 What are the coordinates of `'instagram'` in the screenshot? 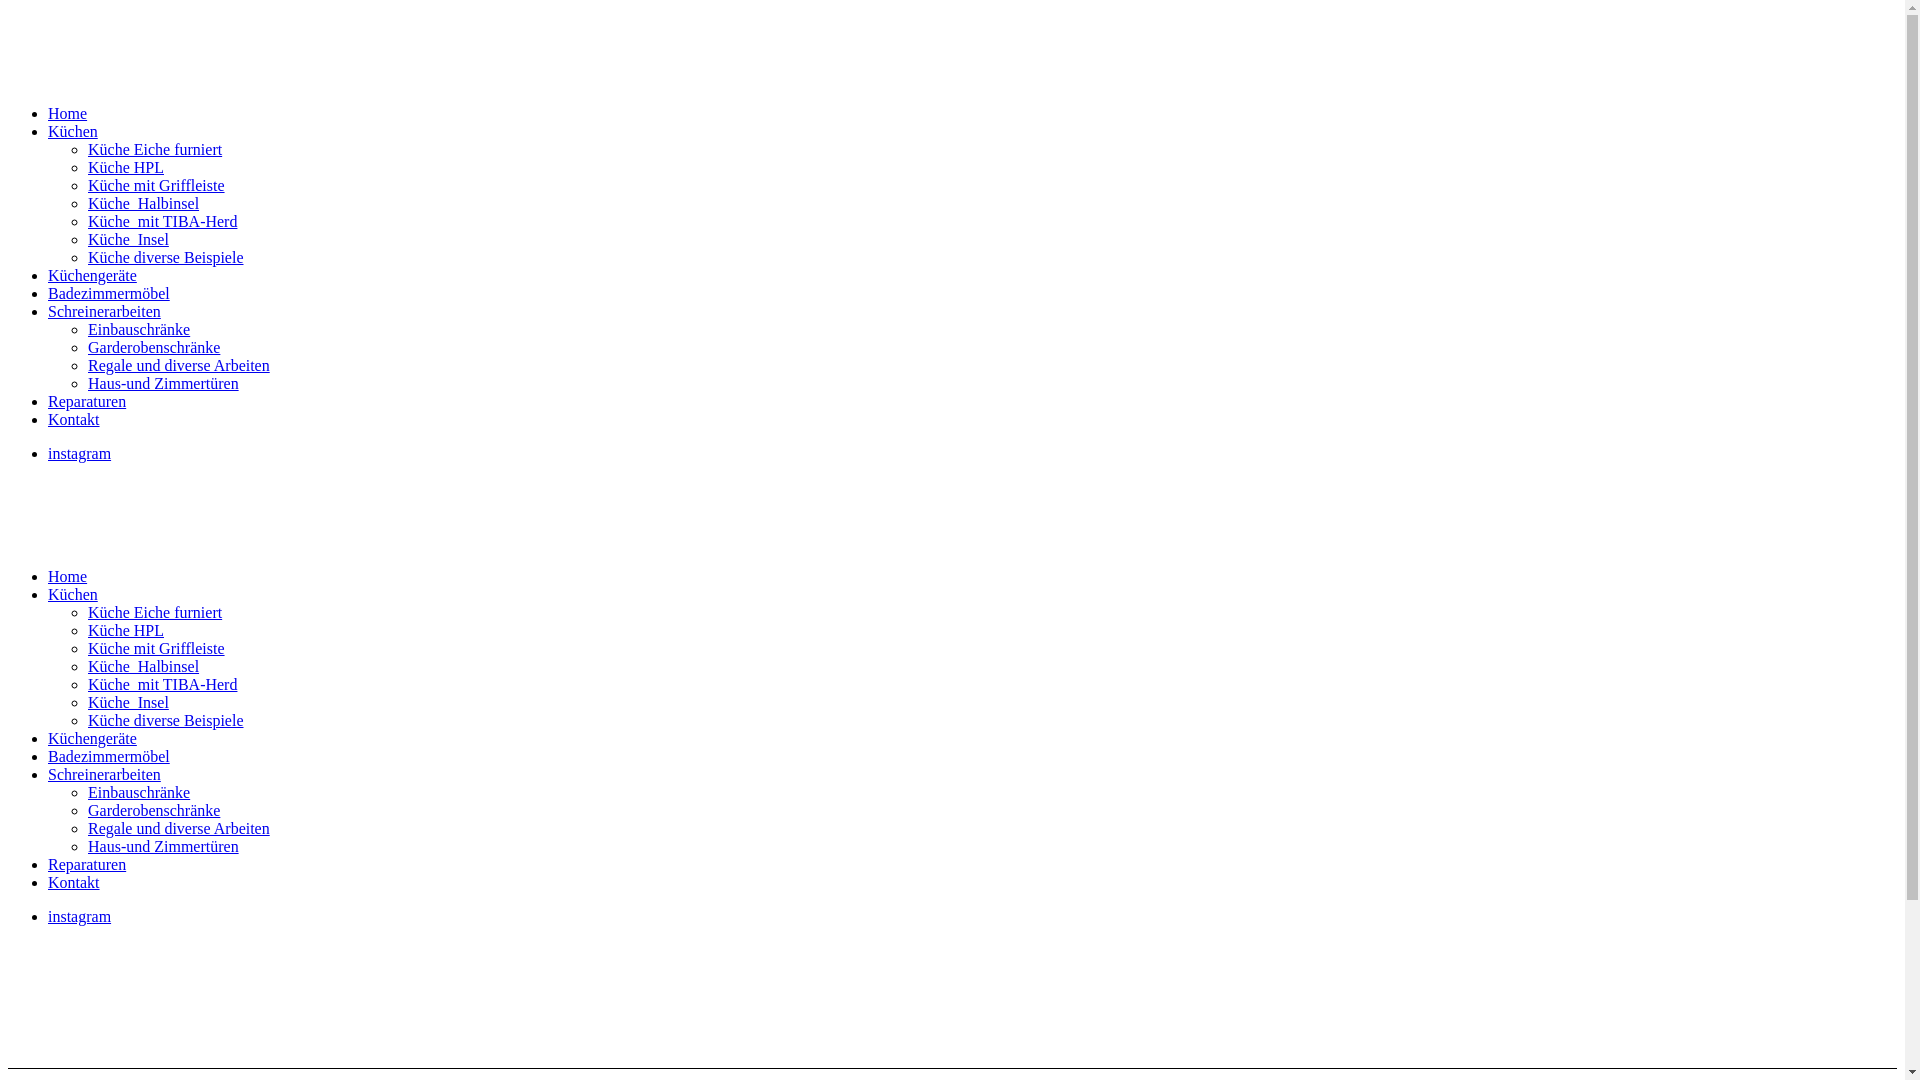 It's located at (79, 916).